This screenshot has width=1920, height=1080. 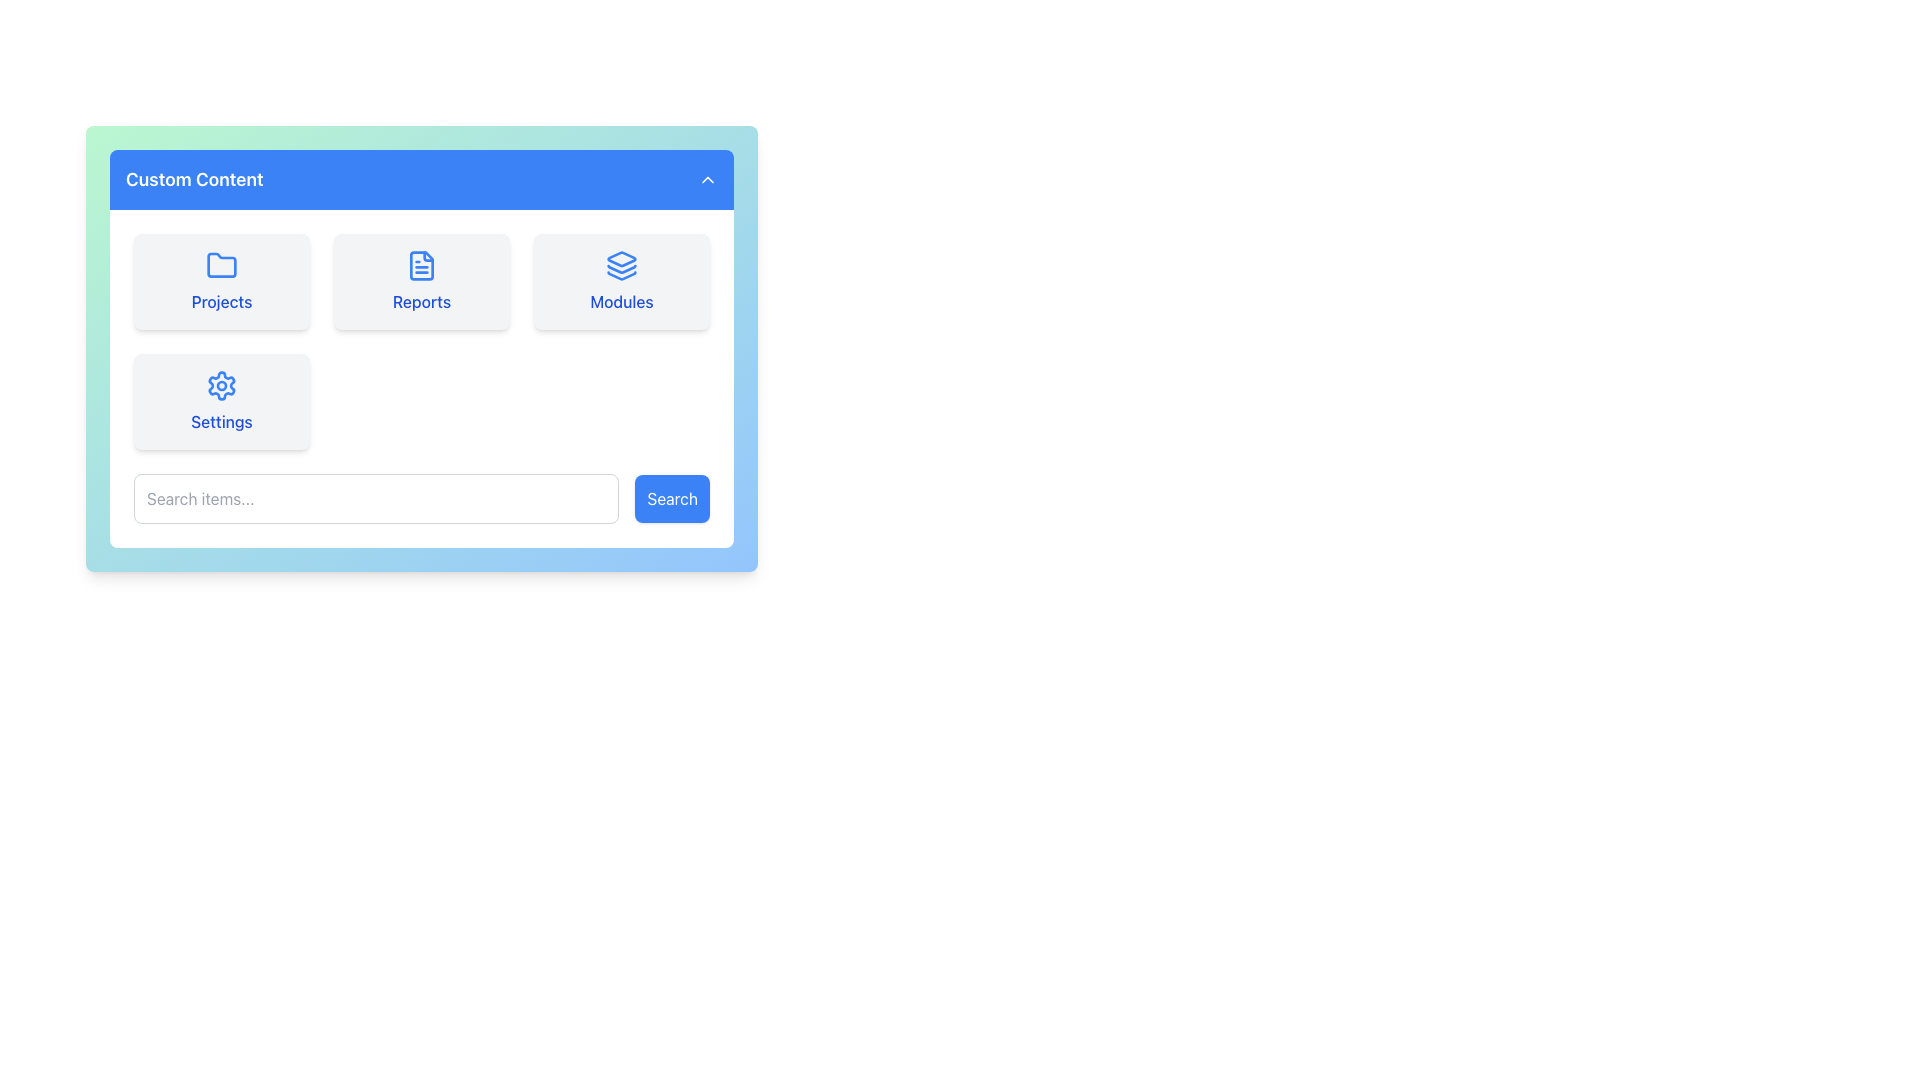 I want to click on the 'Projects' text label, which is styled in blue and located within a rectangular box below the folder icon, so click(x=221, y=301).